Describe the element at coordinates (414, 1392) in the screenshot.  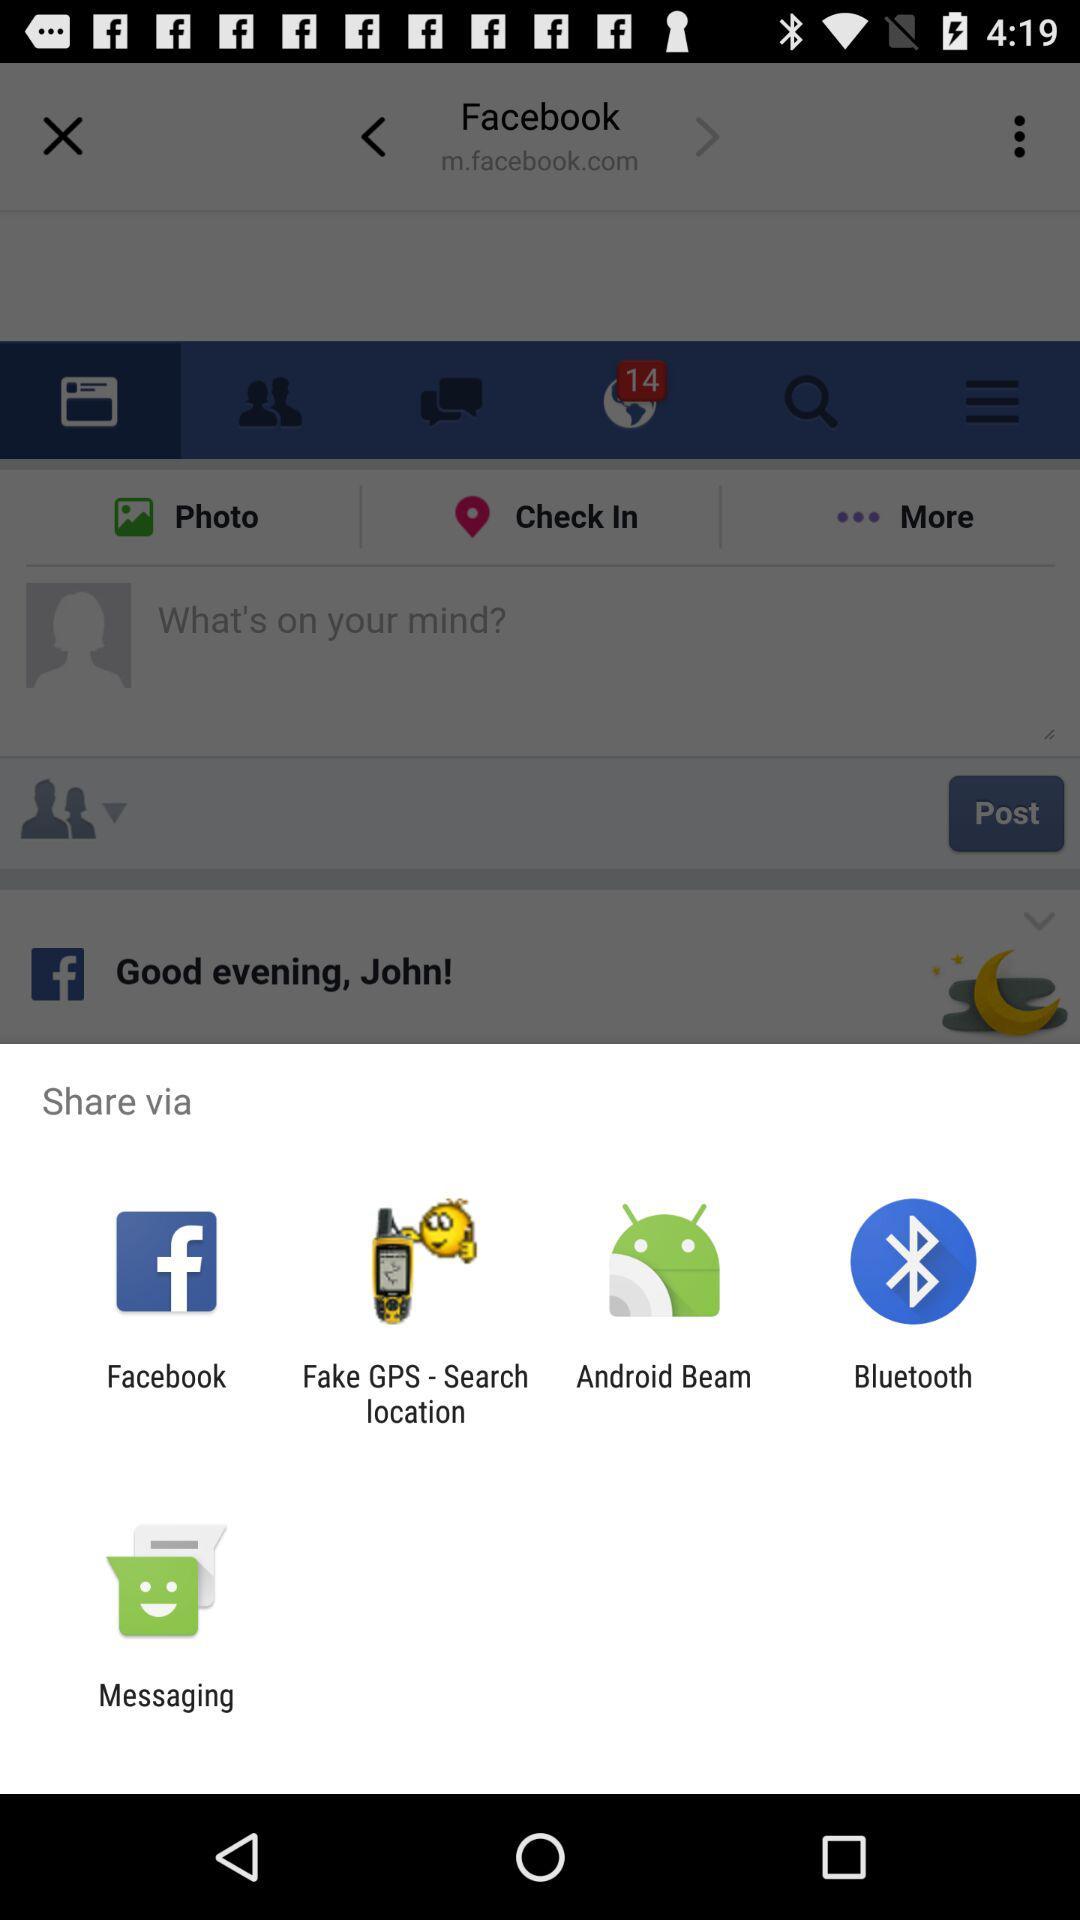
I see `the app next to the android beam app` at that location.